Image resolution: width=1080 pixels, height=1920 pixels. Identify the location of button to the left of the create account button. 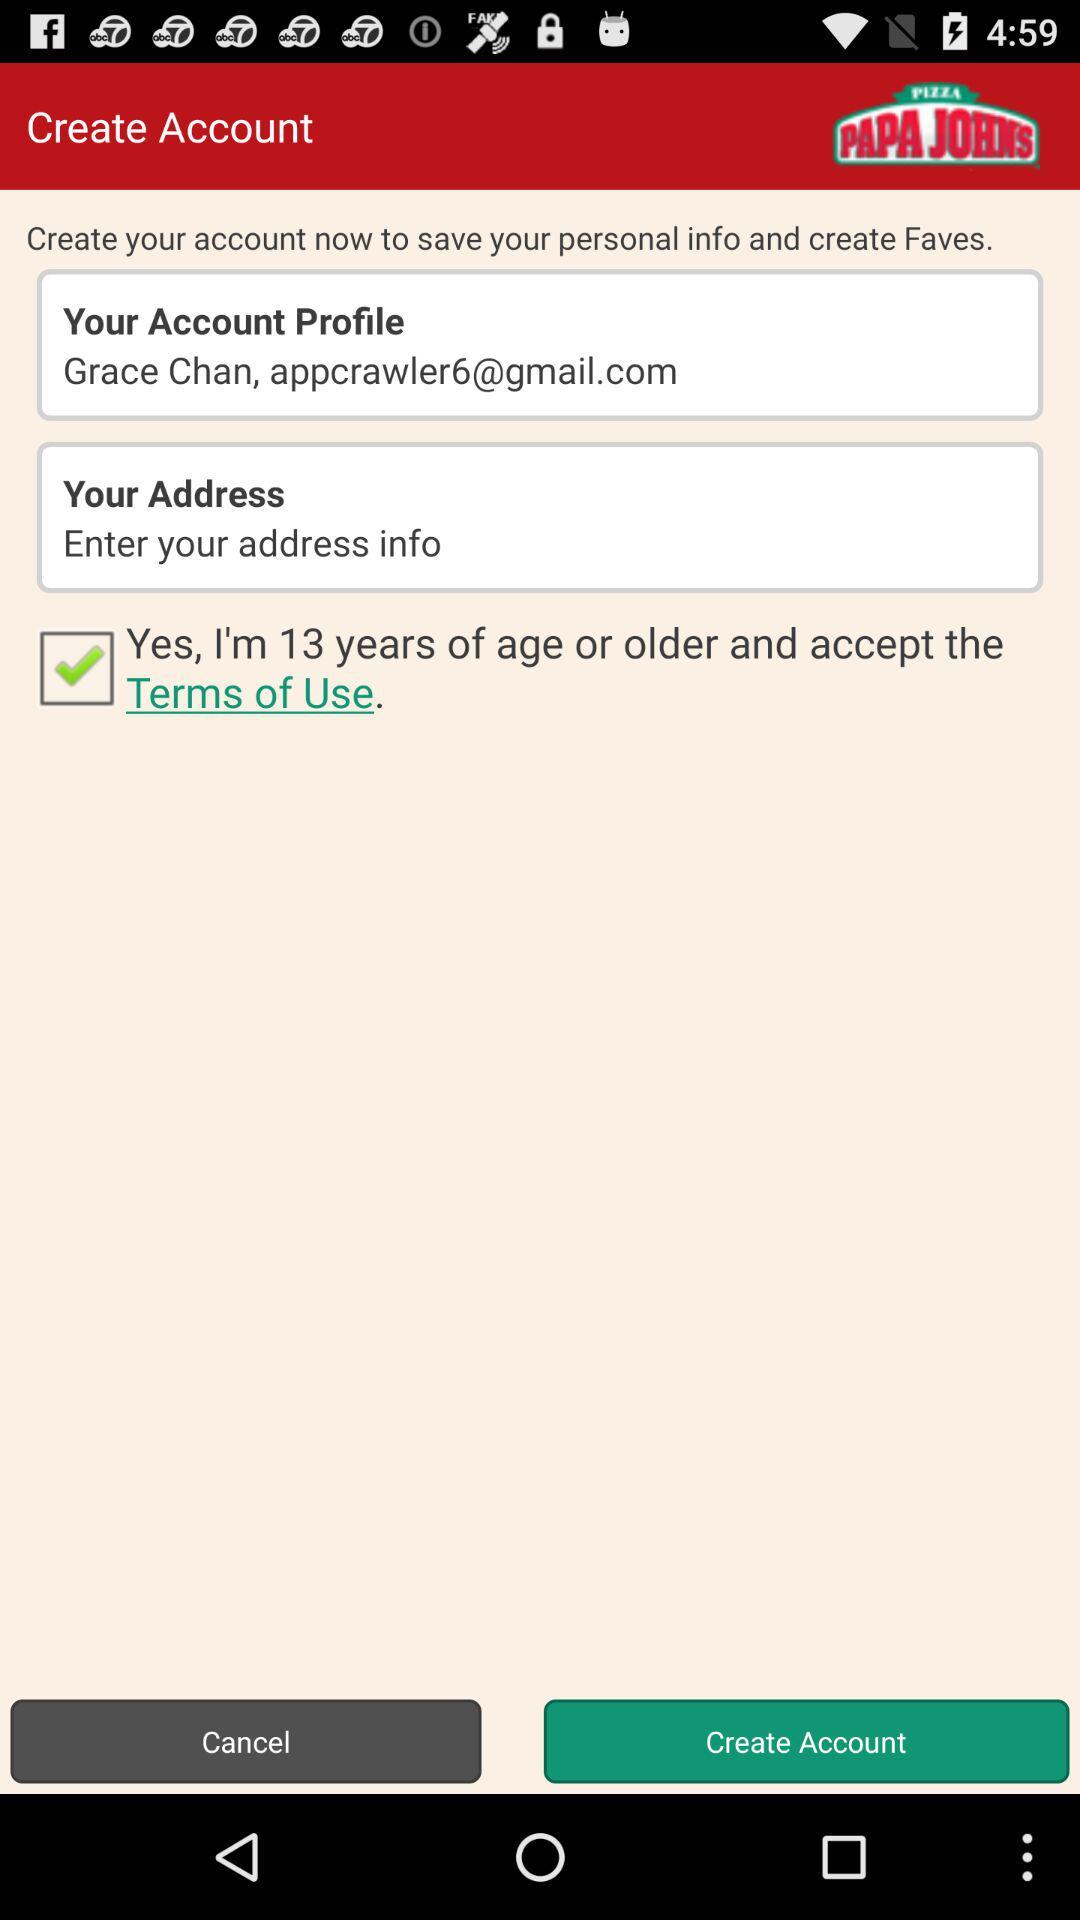
(245, 1740).